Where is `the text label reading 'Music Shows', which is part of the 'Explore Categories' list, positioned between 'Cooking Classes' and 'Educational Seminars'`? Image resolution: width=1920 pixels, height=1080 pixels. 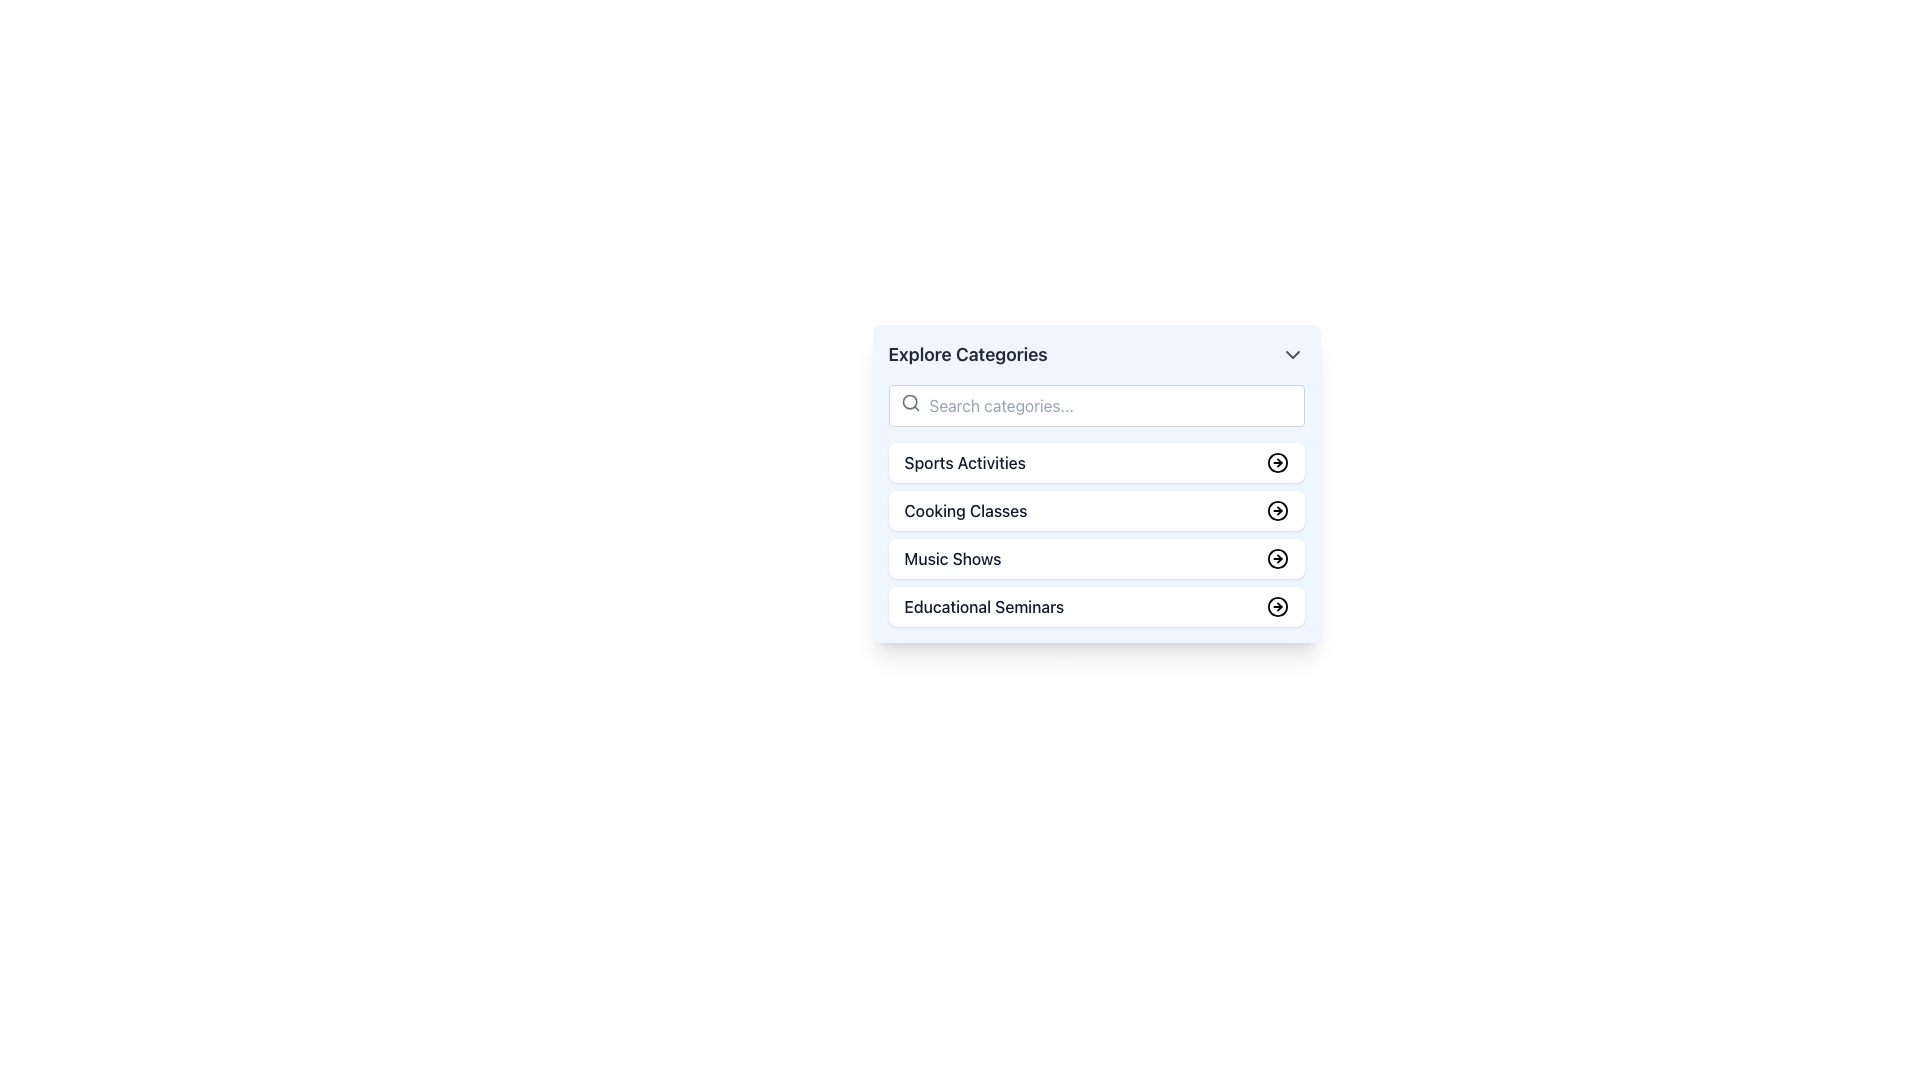
the text label reading 'Music Shows', which is part of the 'Explore Categories' list, positioned between 'Cooking Classes' and 'Educational Seminars' is located at coordinates (952, 559).